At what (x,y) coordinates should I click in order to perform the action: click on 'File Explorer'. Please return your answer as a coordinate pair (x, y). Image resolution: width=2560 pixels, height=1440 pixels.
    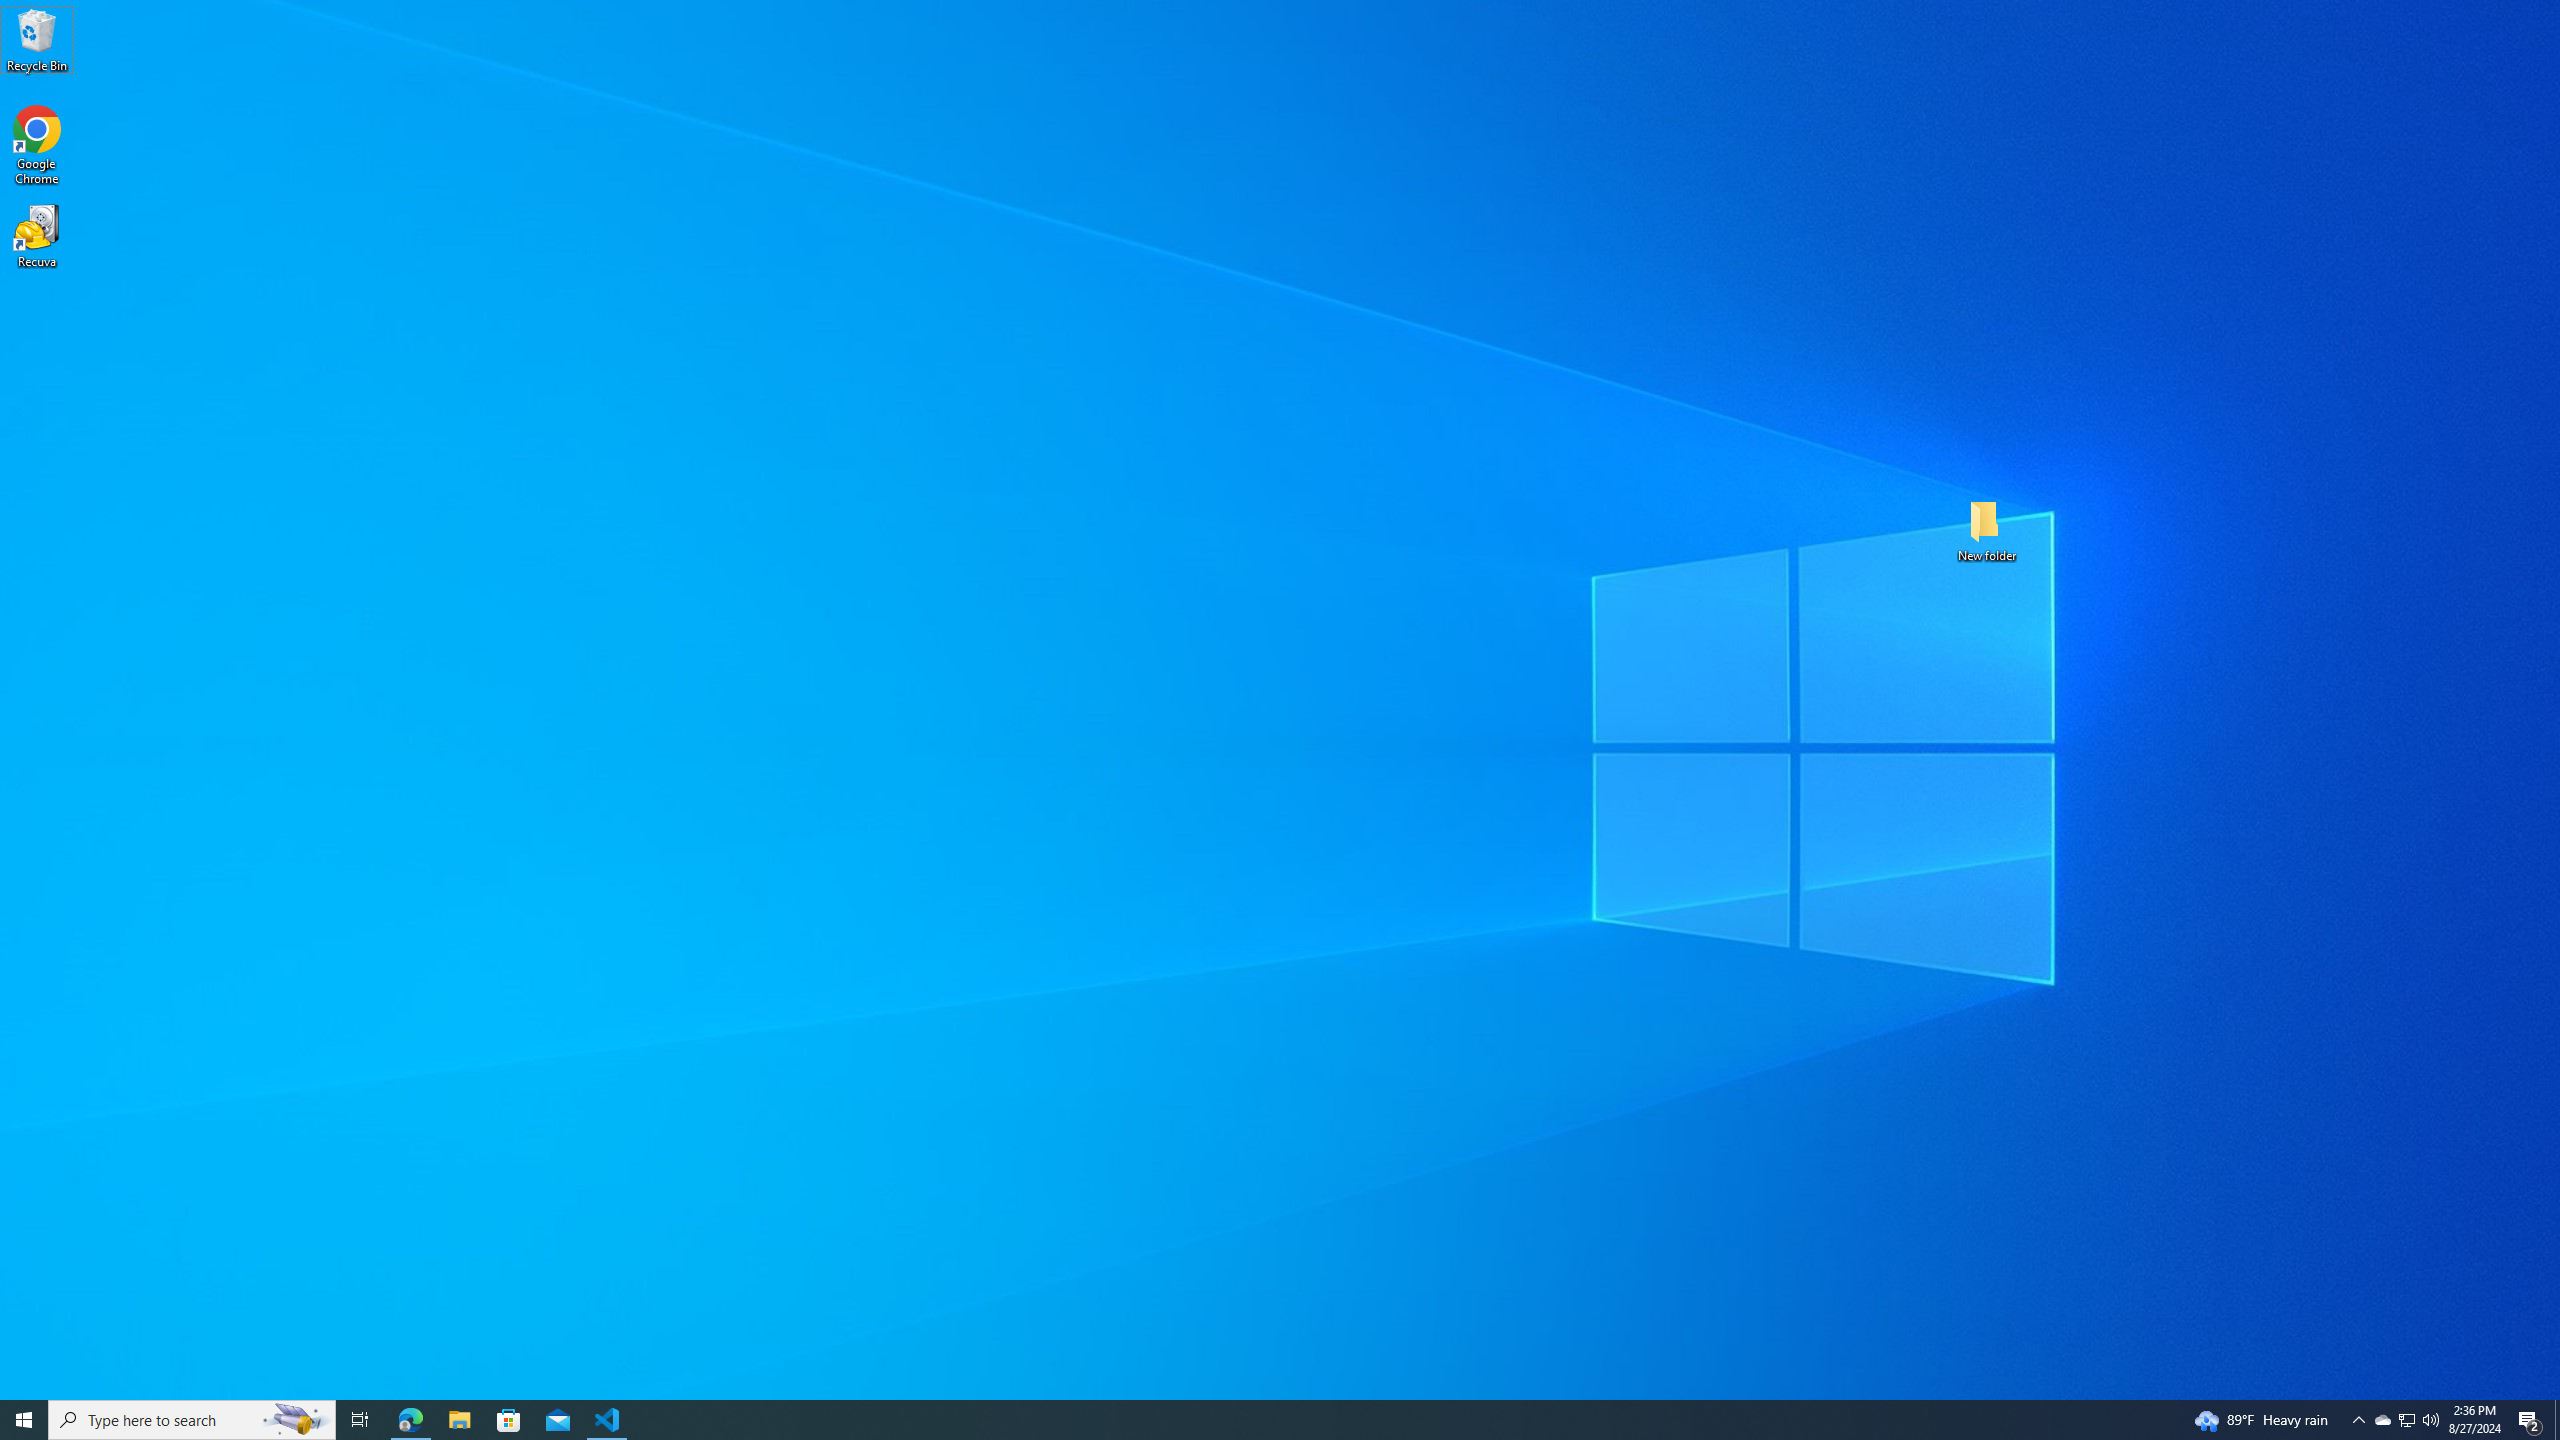
    Looking at the image, I should click on (458, 1418).